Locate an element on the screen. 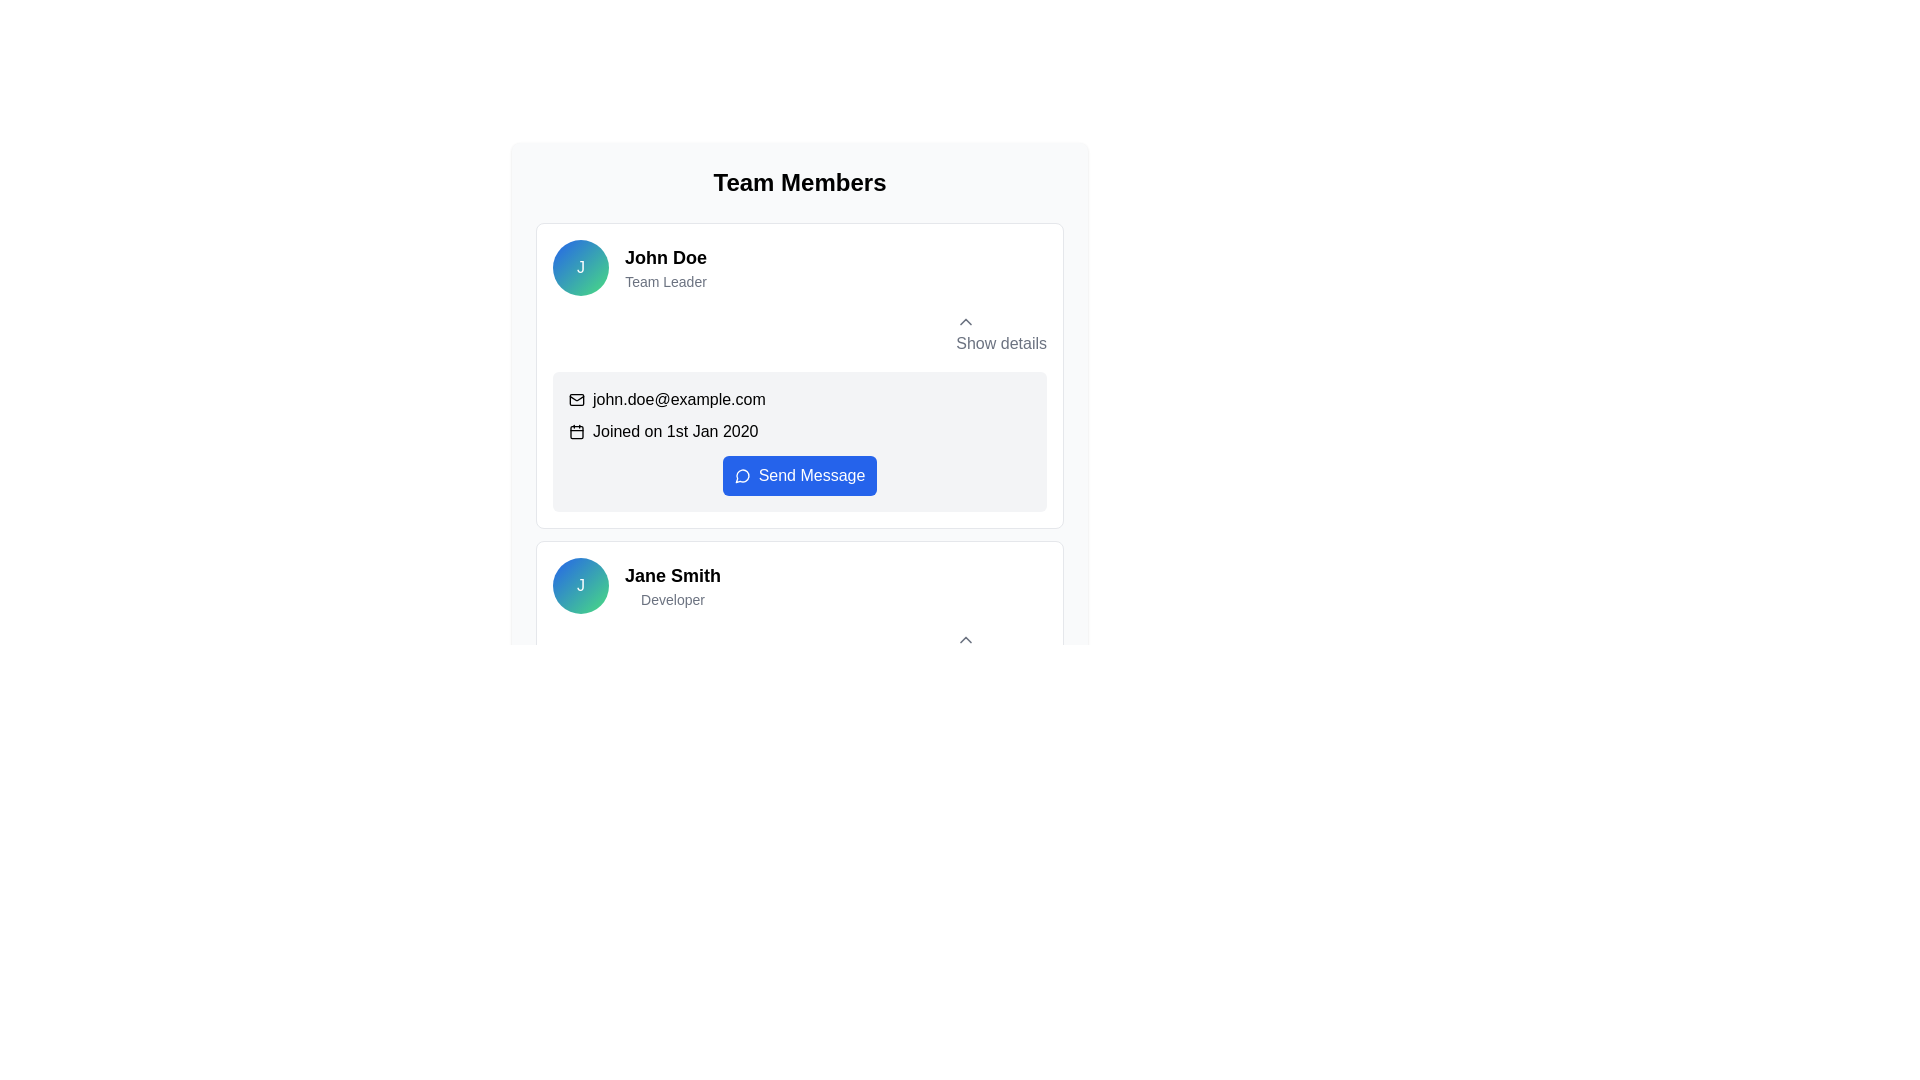  the button at the bottom right of the card featuring 'Jane Smith' to change its color is located at coordinates (1001, 651).